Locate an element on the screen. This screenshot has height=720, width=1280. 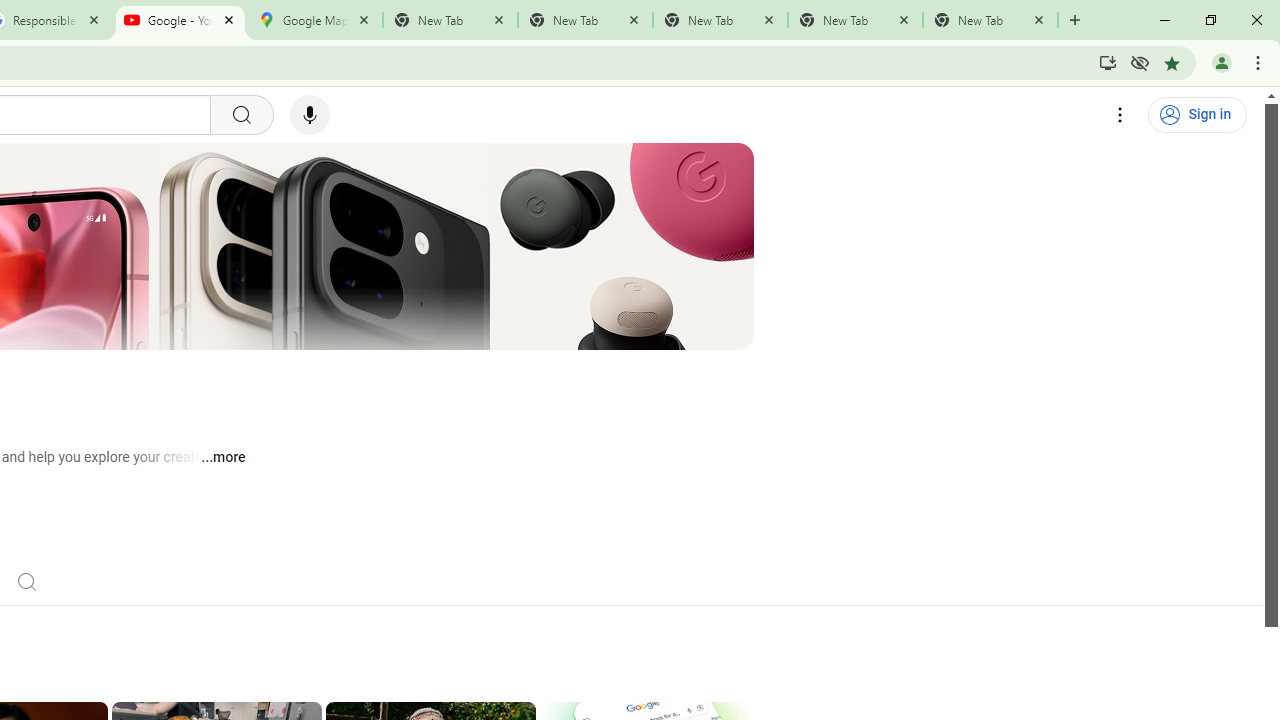
'Google Maps' is located at coordinates (314, 20).